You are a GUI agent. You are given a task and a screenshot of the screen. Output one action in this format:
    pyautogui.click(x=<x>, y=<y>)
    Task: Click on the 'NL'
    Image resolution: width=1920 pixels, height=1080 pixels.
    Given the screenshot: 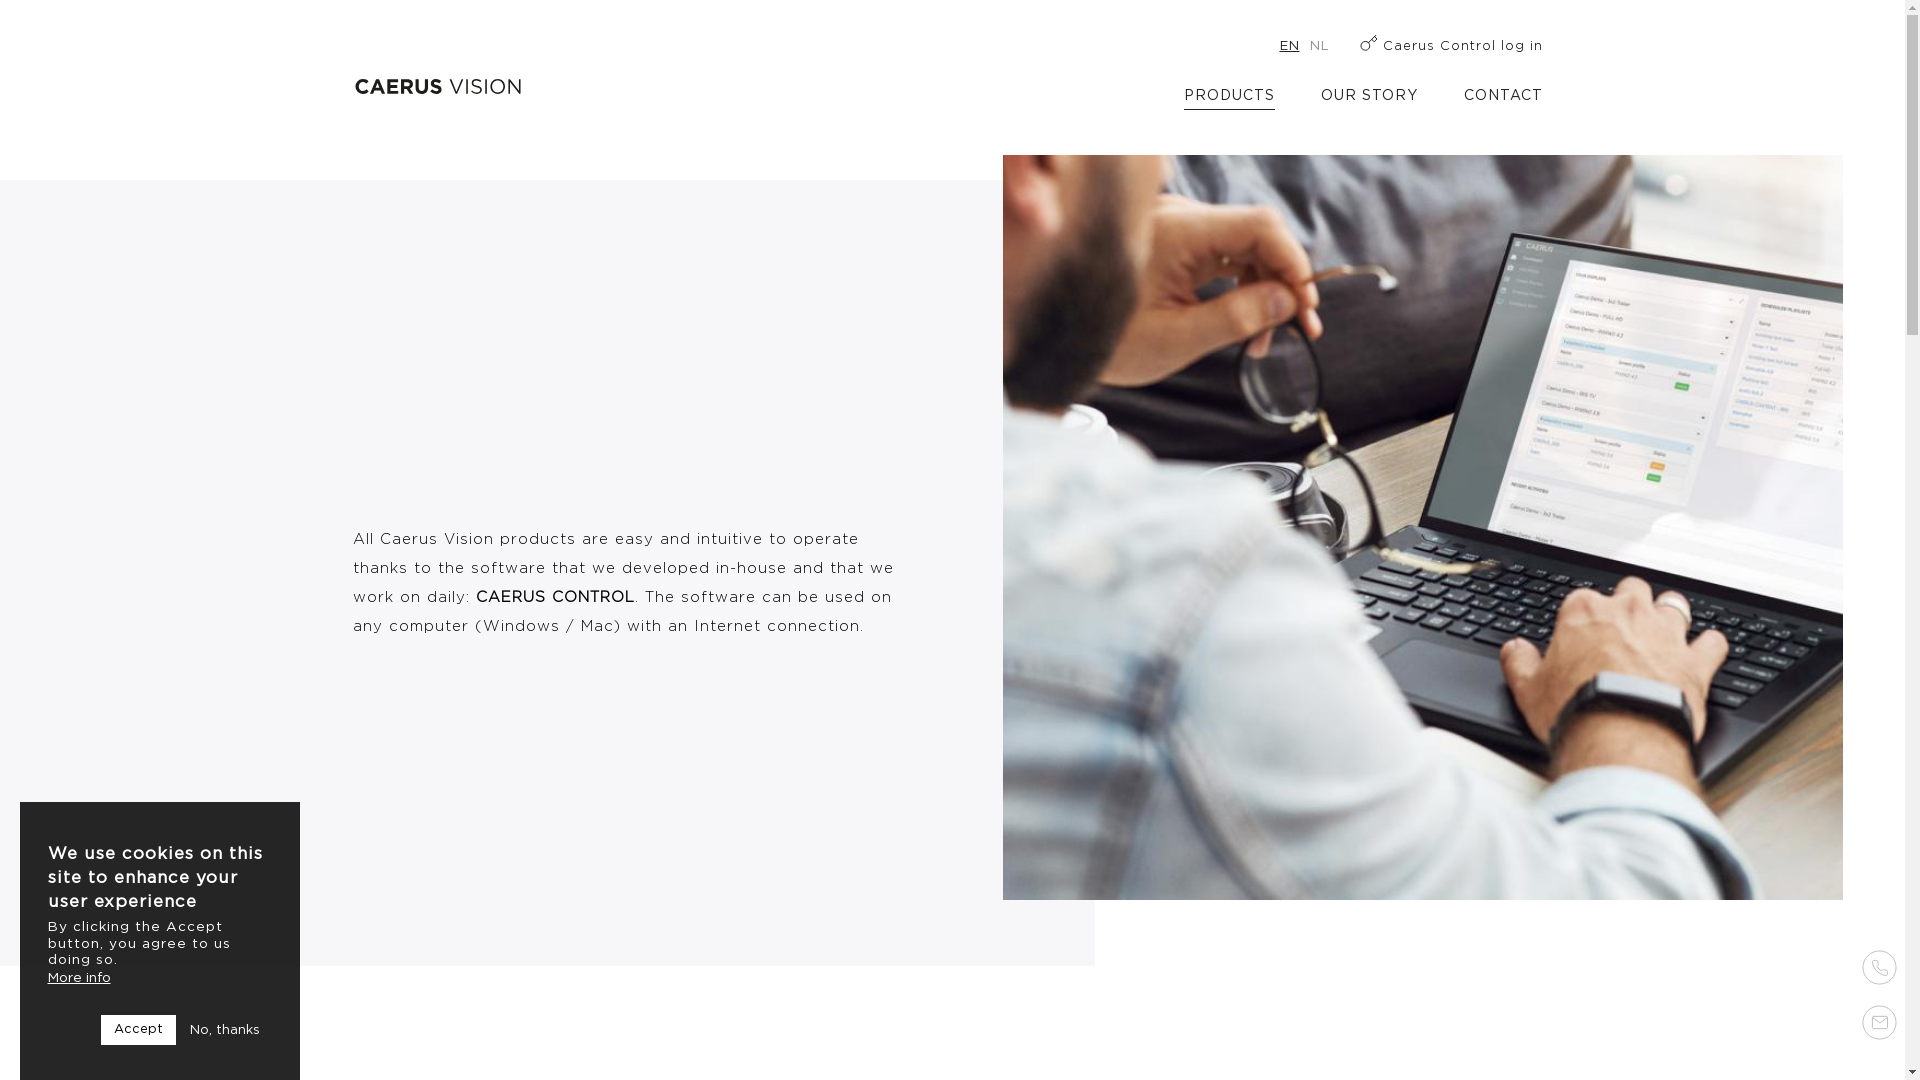 What is the action you would take?
    pyautogui.click(x=1310, y=45)
    